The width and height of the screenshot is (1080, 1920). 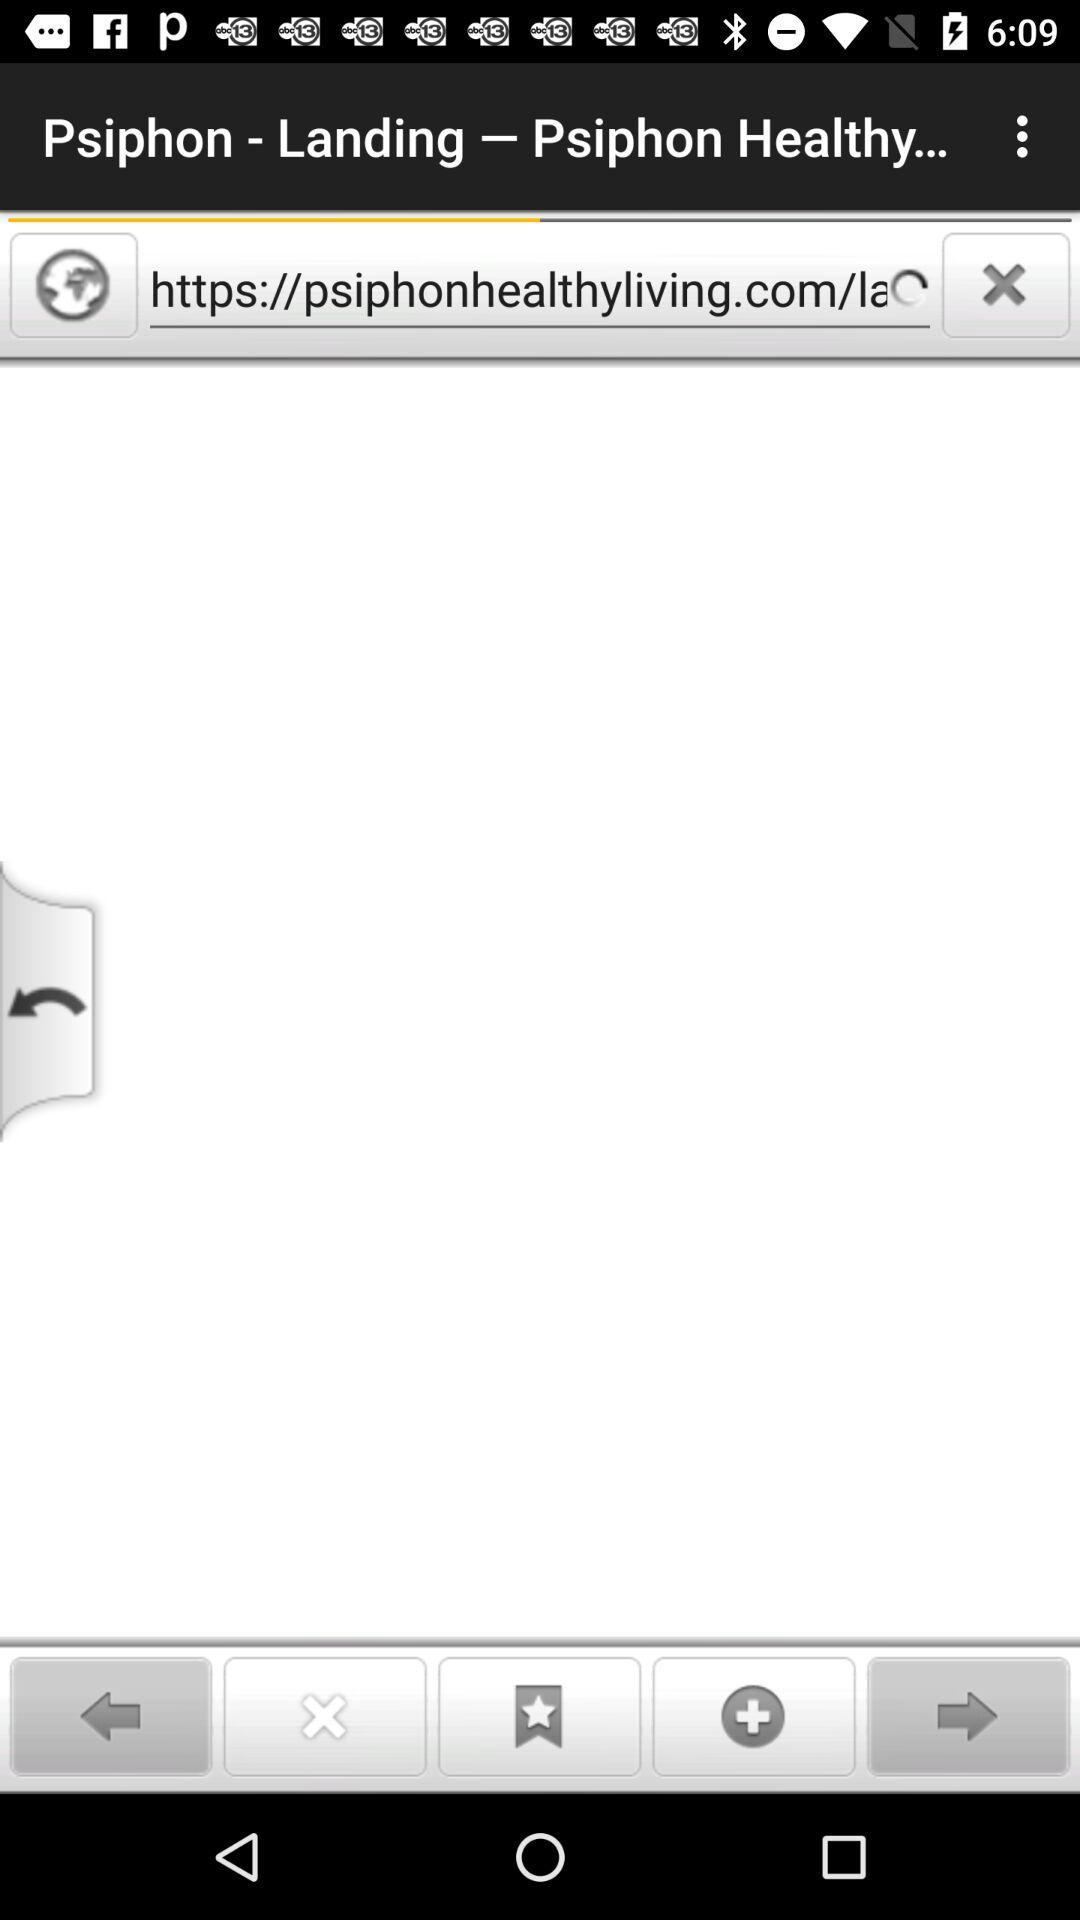 What do you see at coordinates (54, 1001) in the screenshot?
I see `return previous page` at bounding box center [54, 1001].